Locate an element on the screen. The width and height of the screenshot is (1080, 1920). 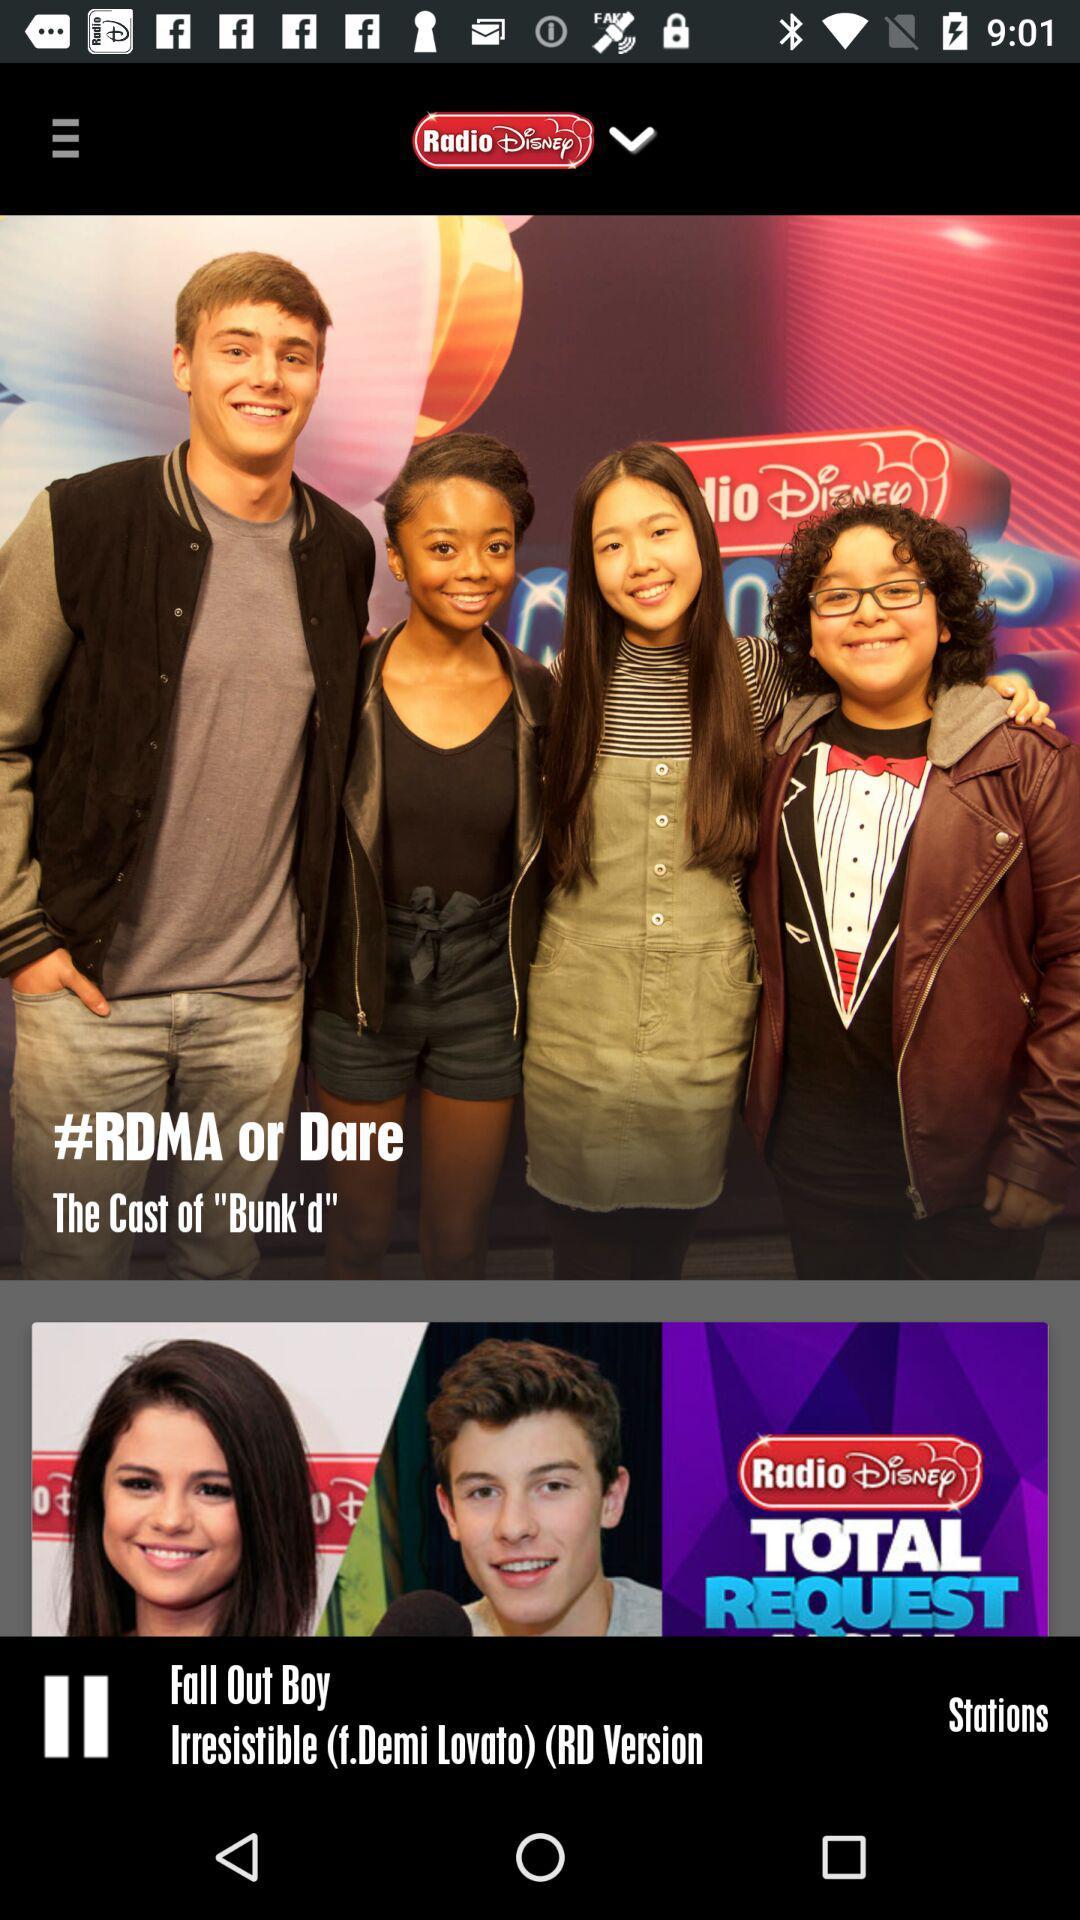
the icon next to fall out boy icon is located at coordinates (998, 1713).